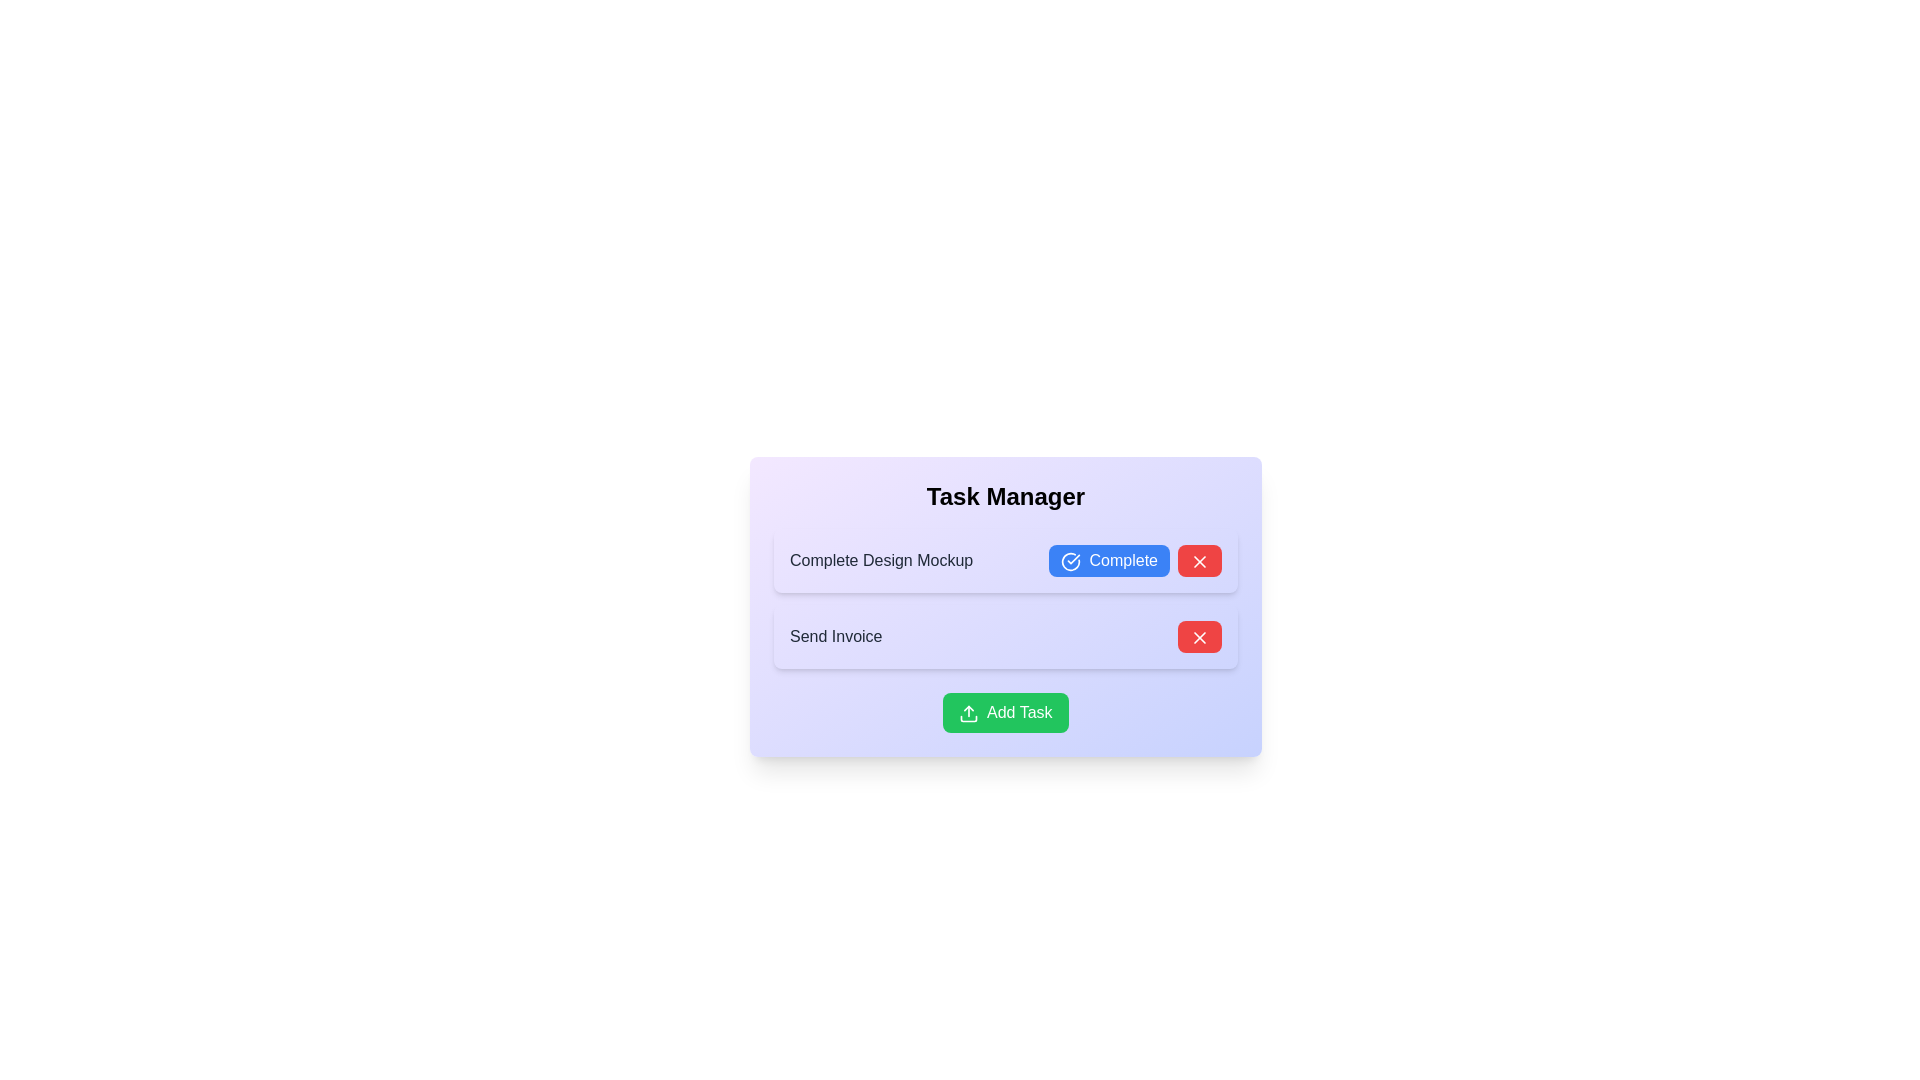  Describe the element at coordinates (1135, 560) in the screenshot. I see `the button used to mark the 'Complete Design Mockup' task as completed, which is located on the right side of the task description in the task list interface` at that location.